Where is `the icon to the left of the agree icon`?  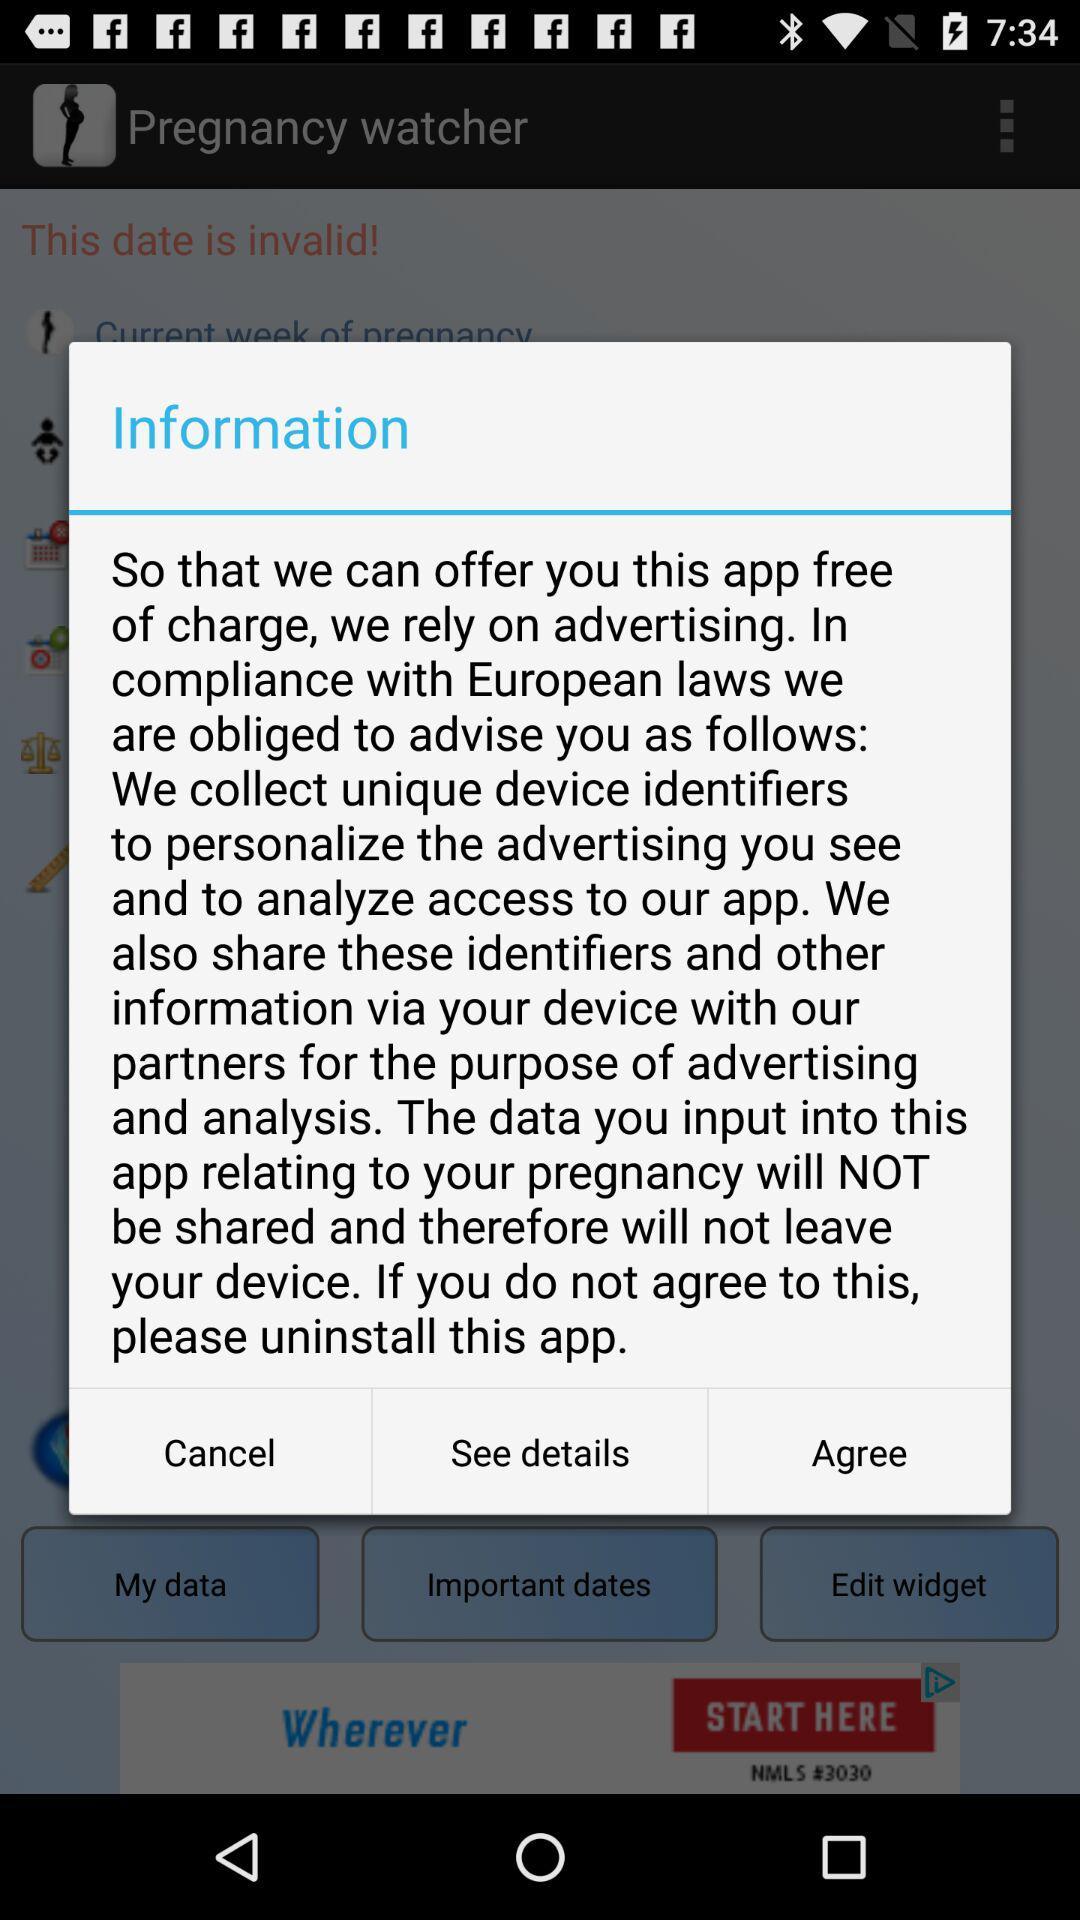
the icon to the left of the agree icon is located at coordinates (540, 1451).